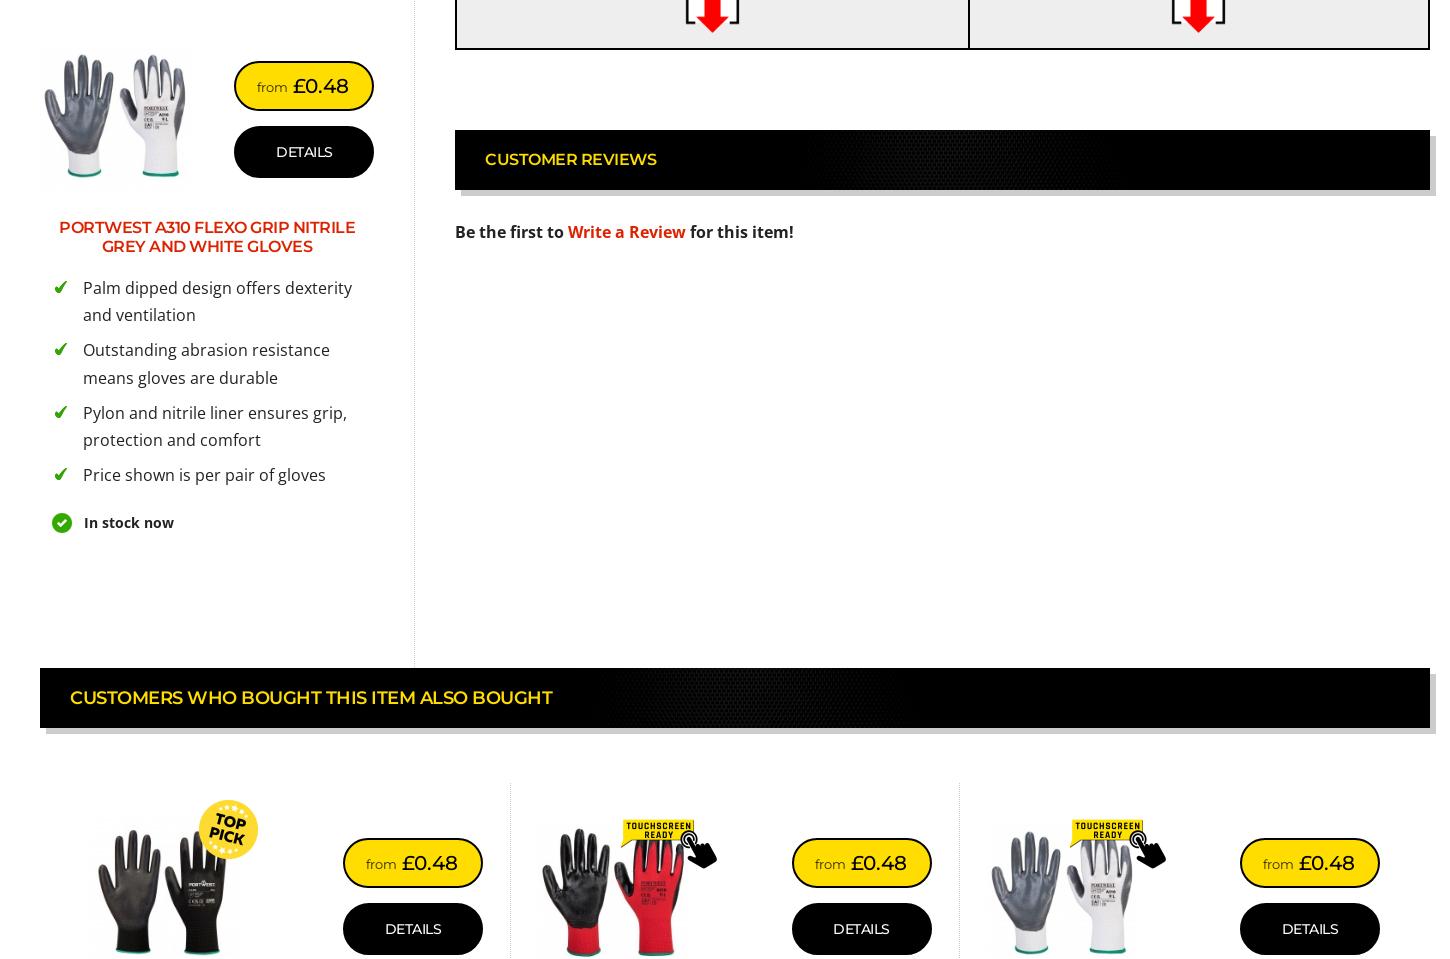 The width and height of the screenshot is (1450, 959). Describe the element at coordinates (689, 231) in the screenshot. I see `'for this item!'` at that location.